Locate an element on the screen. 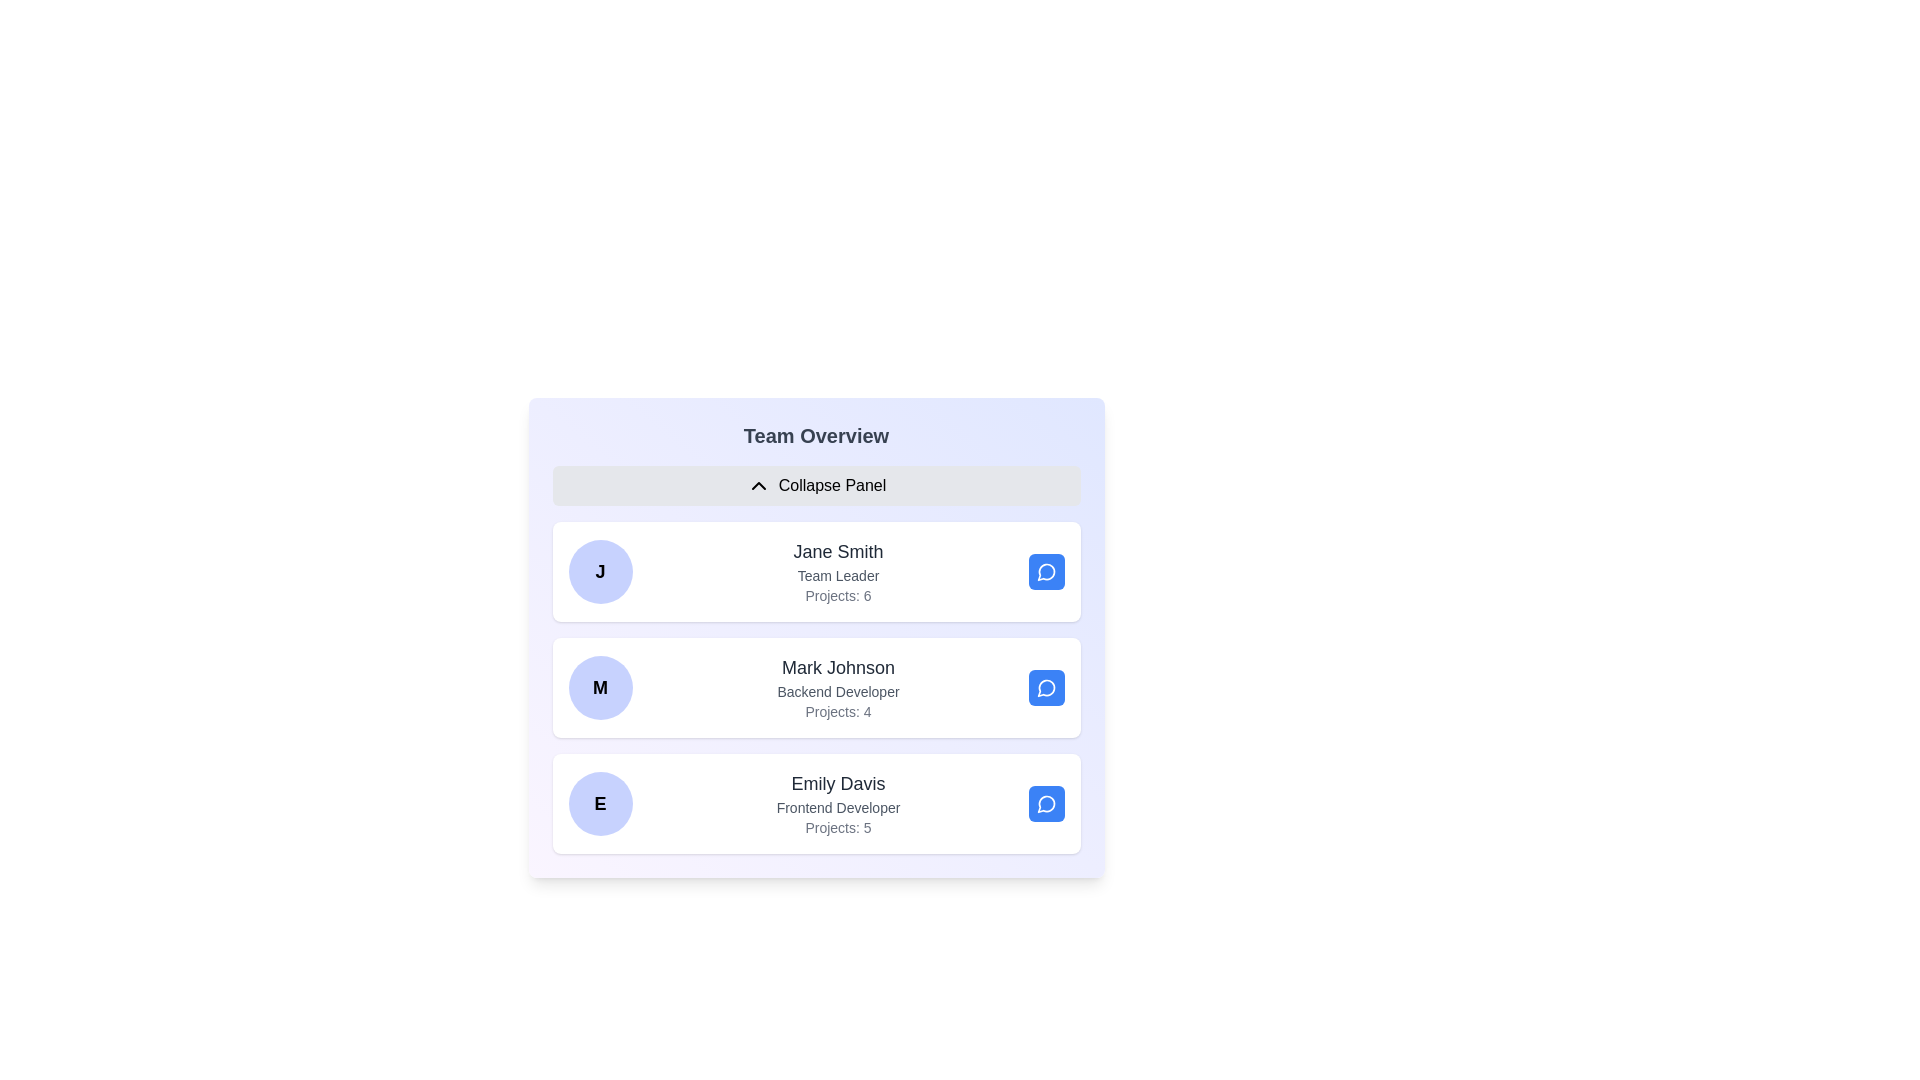 The image size is (1920, 1080). the circular speech bubble icon with a blue background located at the bottom-right of the third item in the 'Team Overview' section is located at coordinates (1045, 803).